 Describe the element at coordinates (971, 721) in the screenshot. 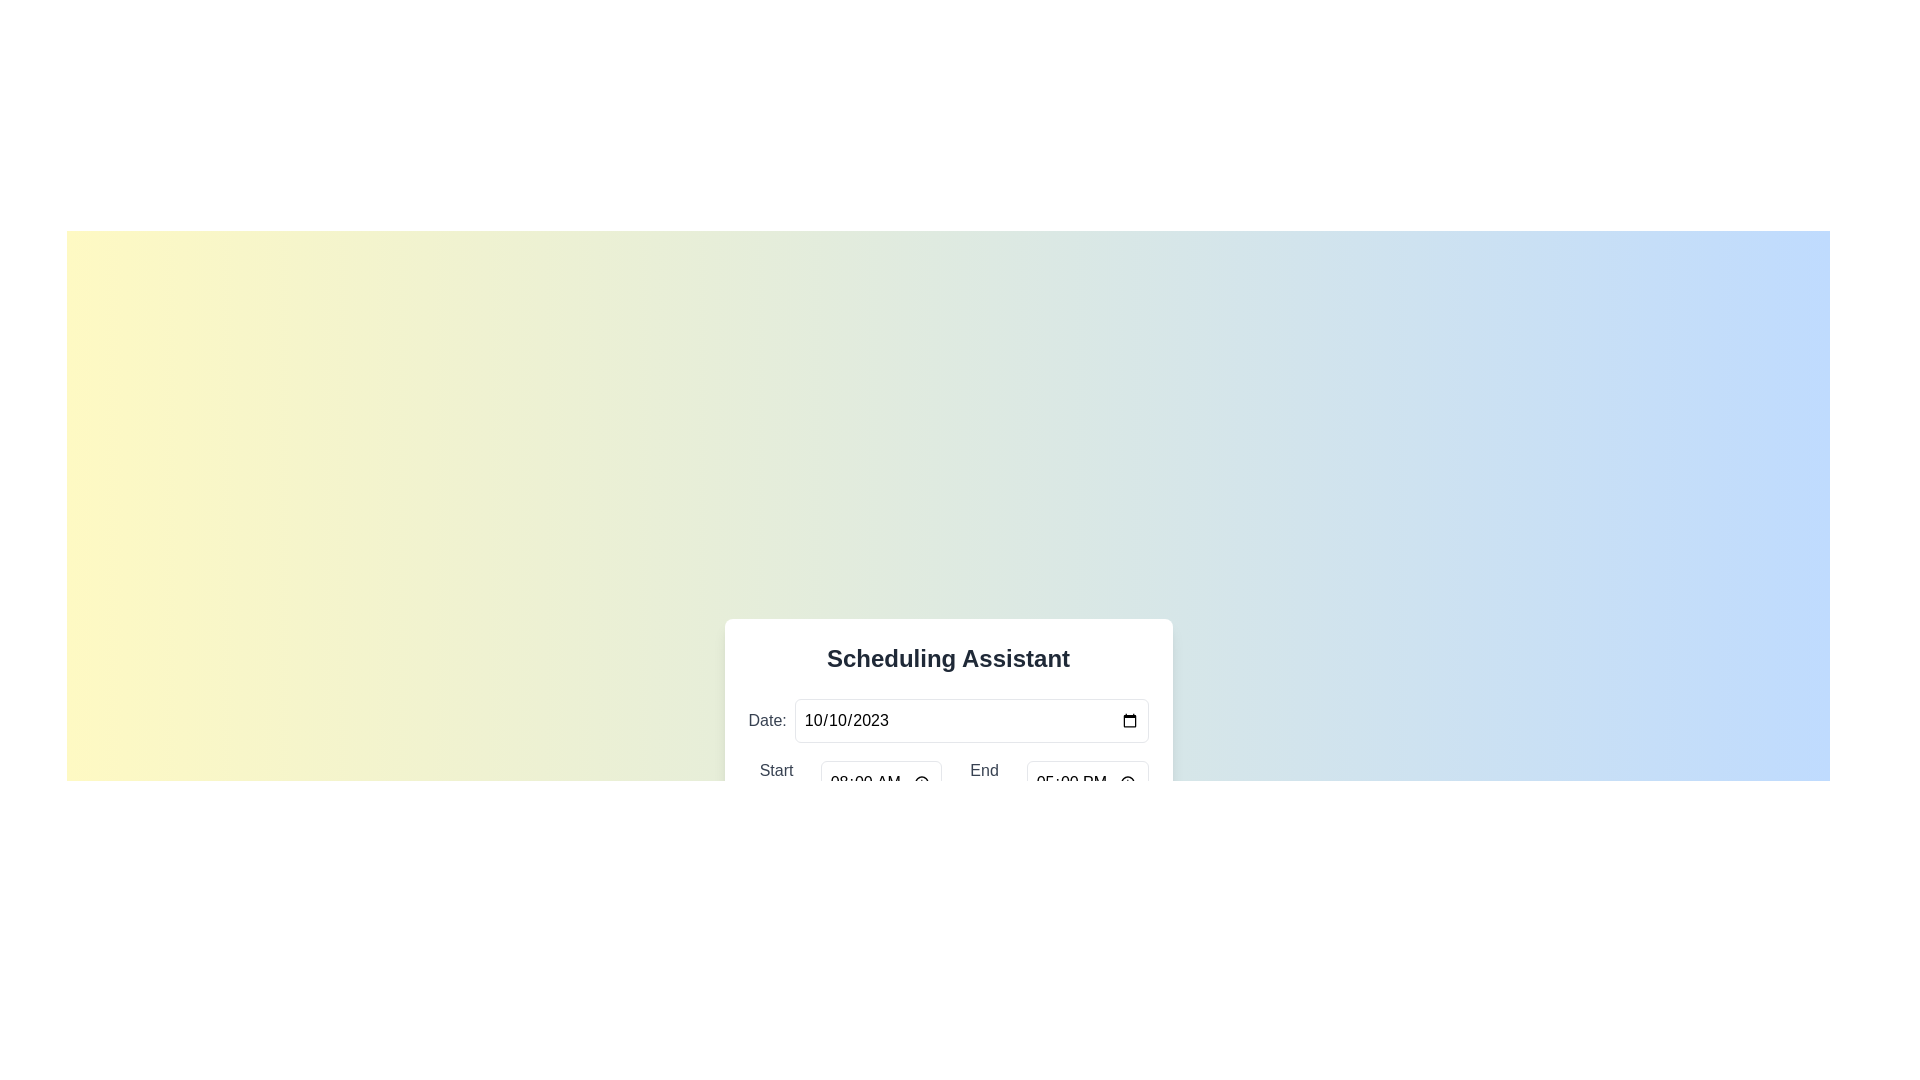

I see `tab navigation` at that location.